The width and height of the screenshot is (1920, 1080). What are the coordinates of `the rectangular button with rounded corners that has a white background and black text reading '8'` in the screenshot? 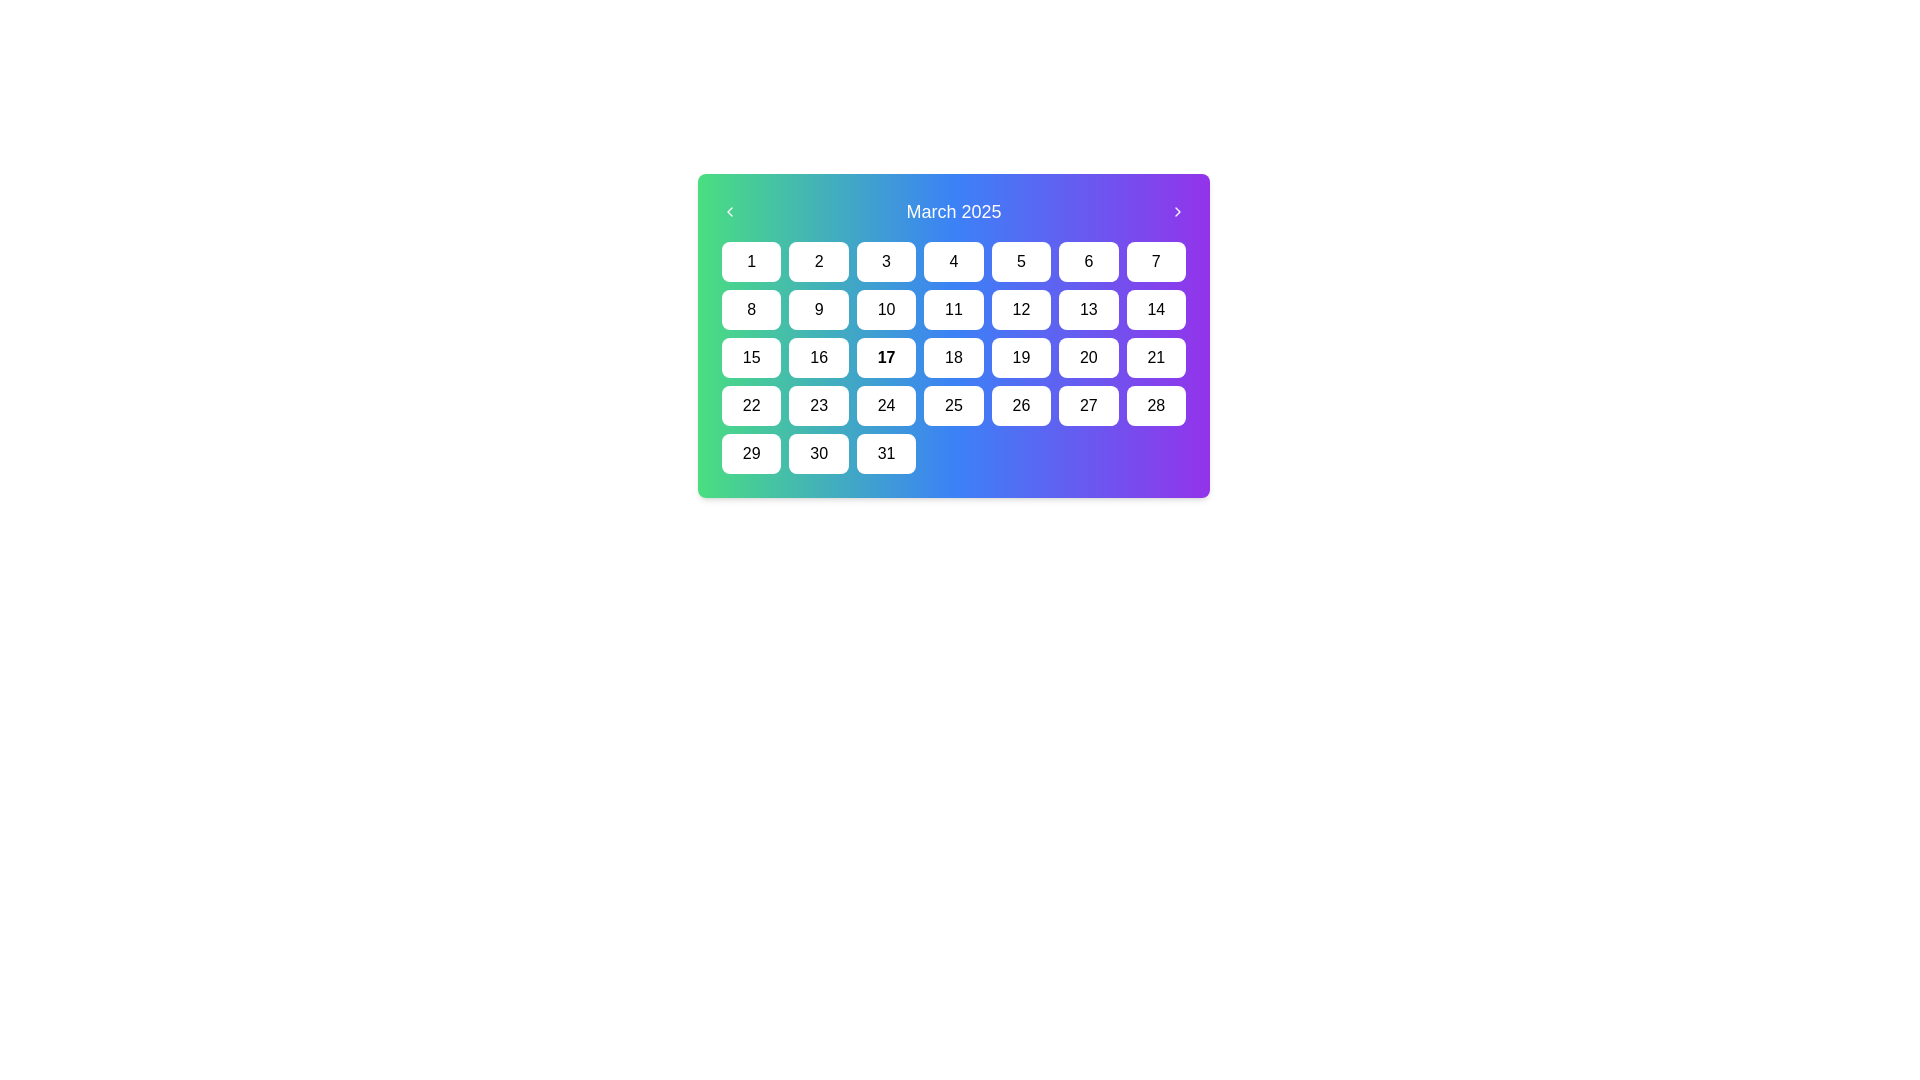 It's located at (750, 309).